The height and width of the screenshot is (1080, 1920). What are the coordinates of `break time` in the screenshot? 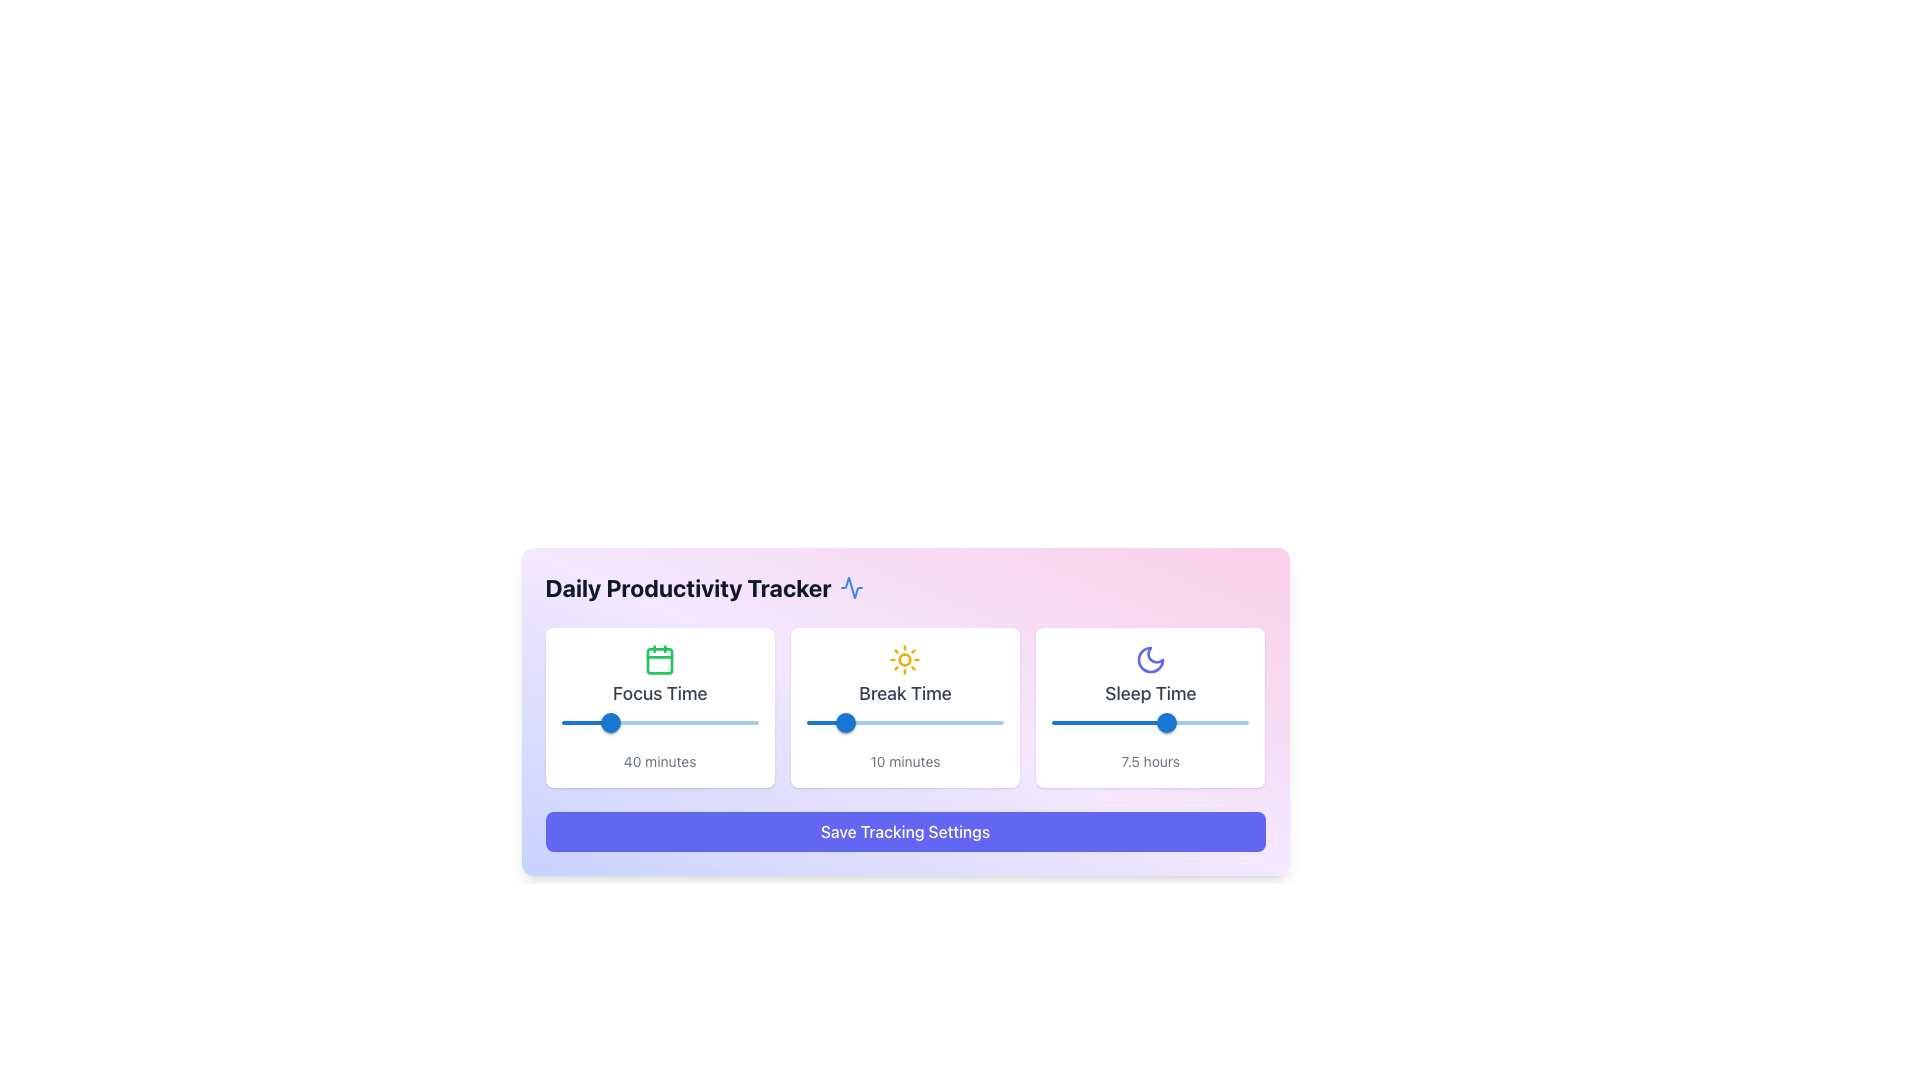 It's located at (814, 722).